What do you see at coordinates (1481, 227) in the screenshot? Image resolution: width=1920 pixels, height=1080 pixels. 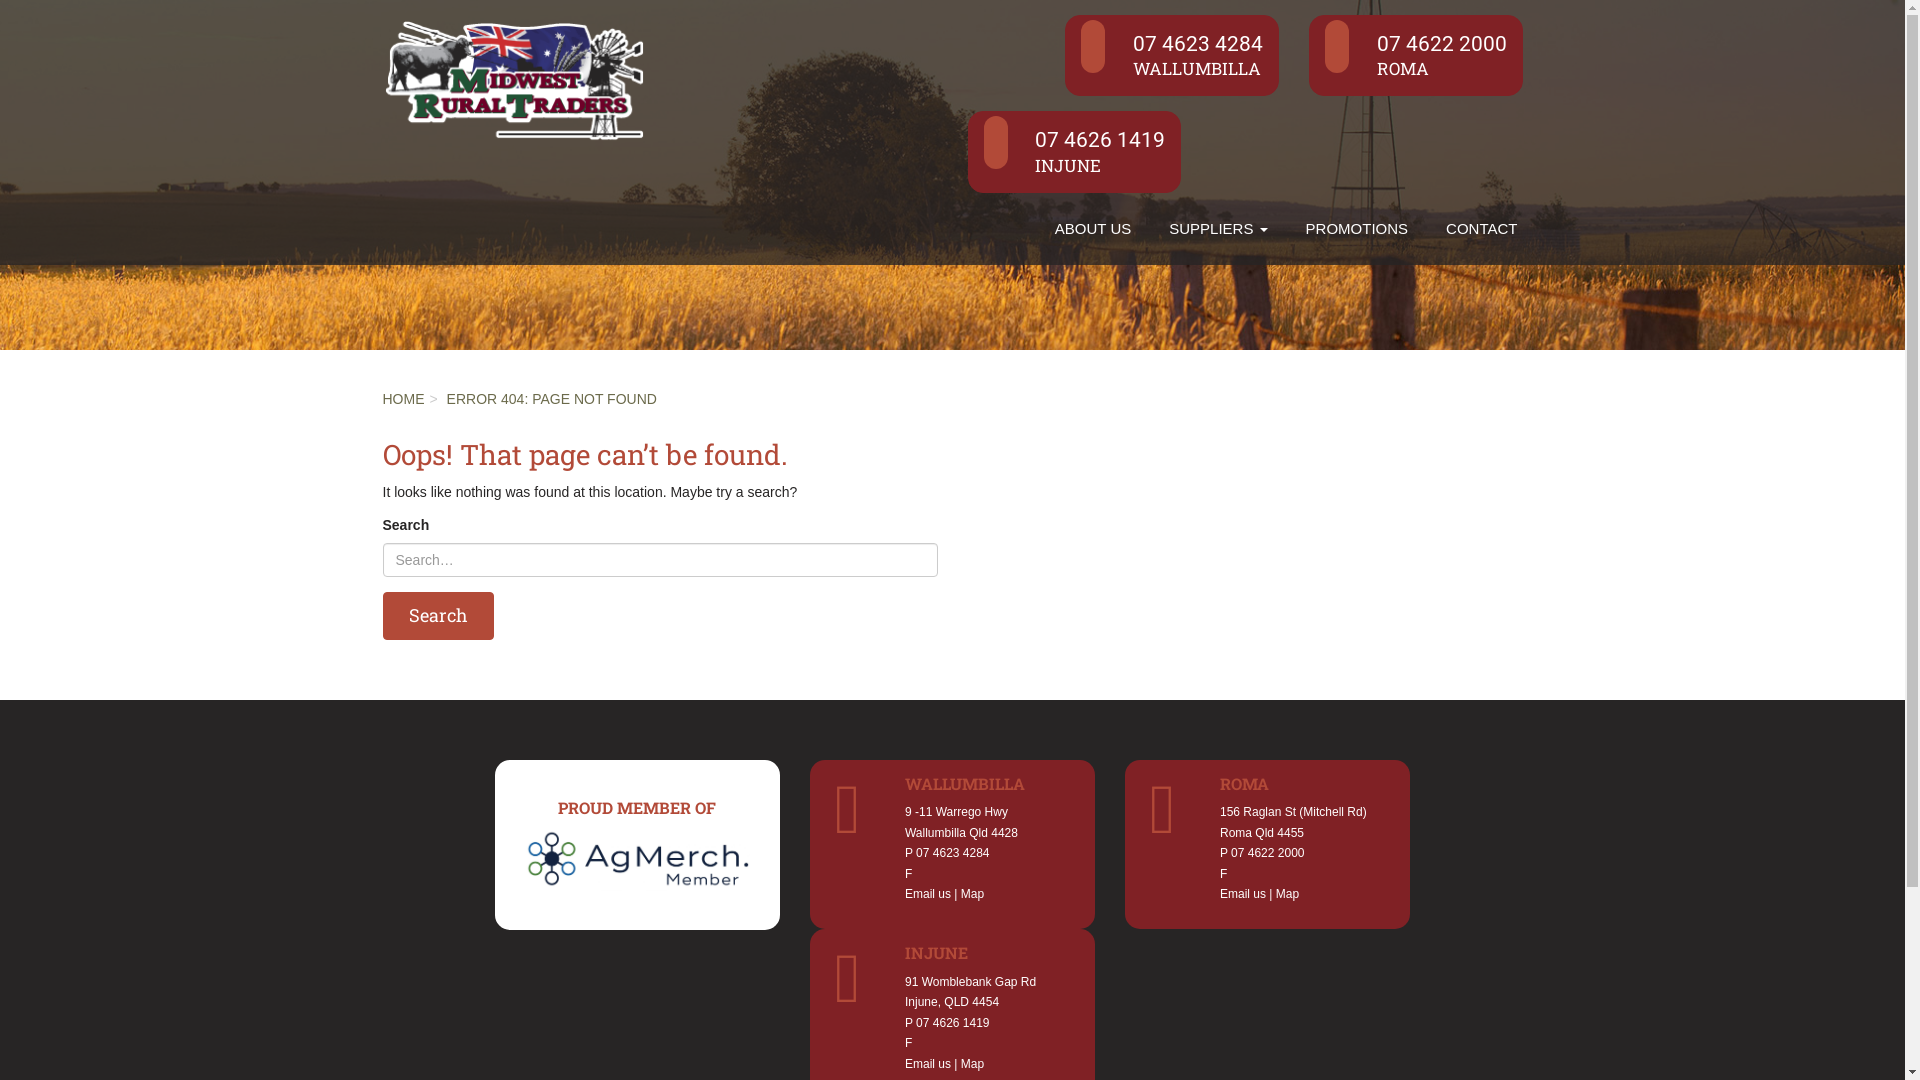 I see `'CONTACT'` at bounding box center [1481, 227].